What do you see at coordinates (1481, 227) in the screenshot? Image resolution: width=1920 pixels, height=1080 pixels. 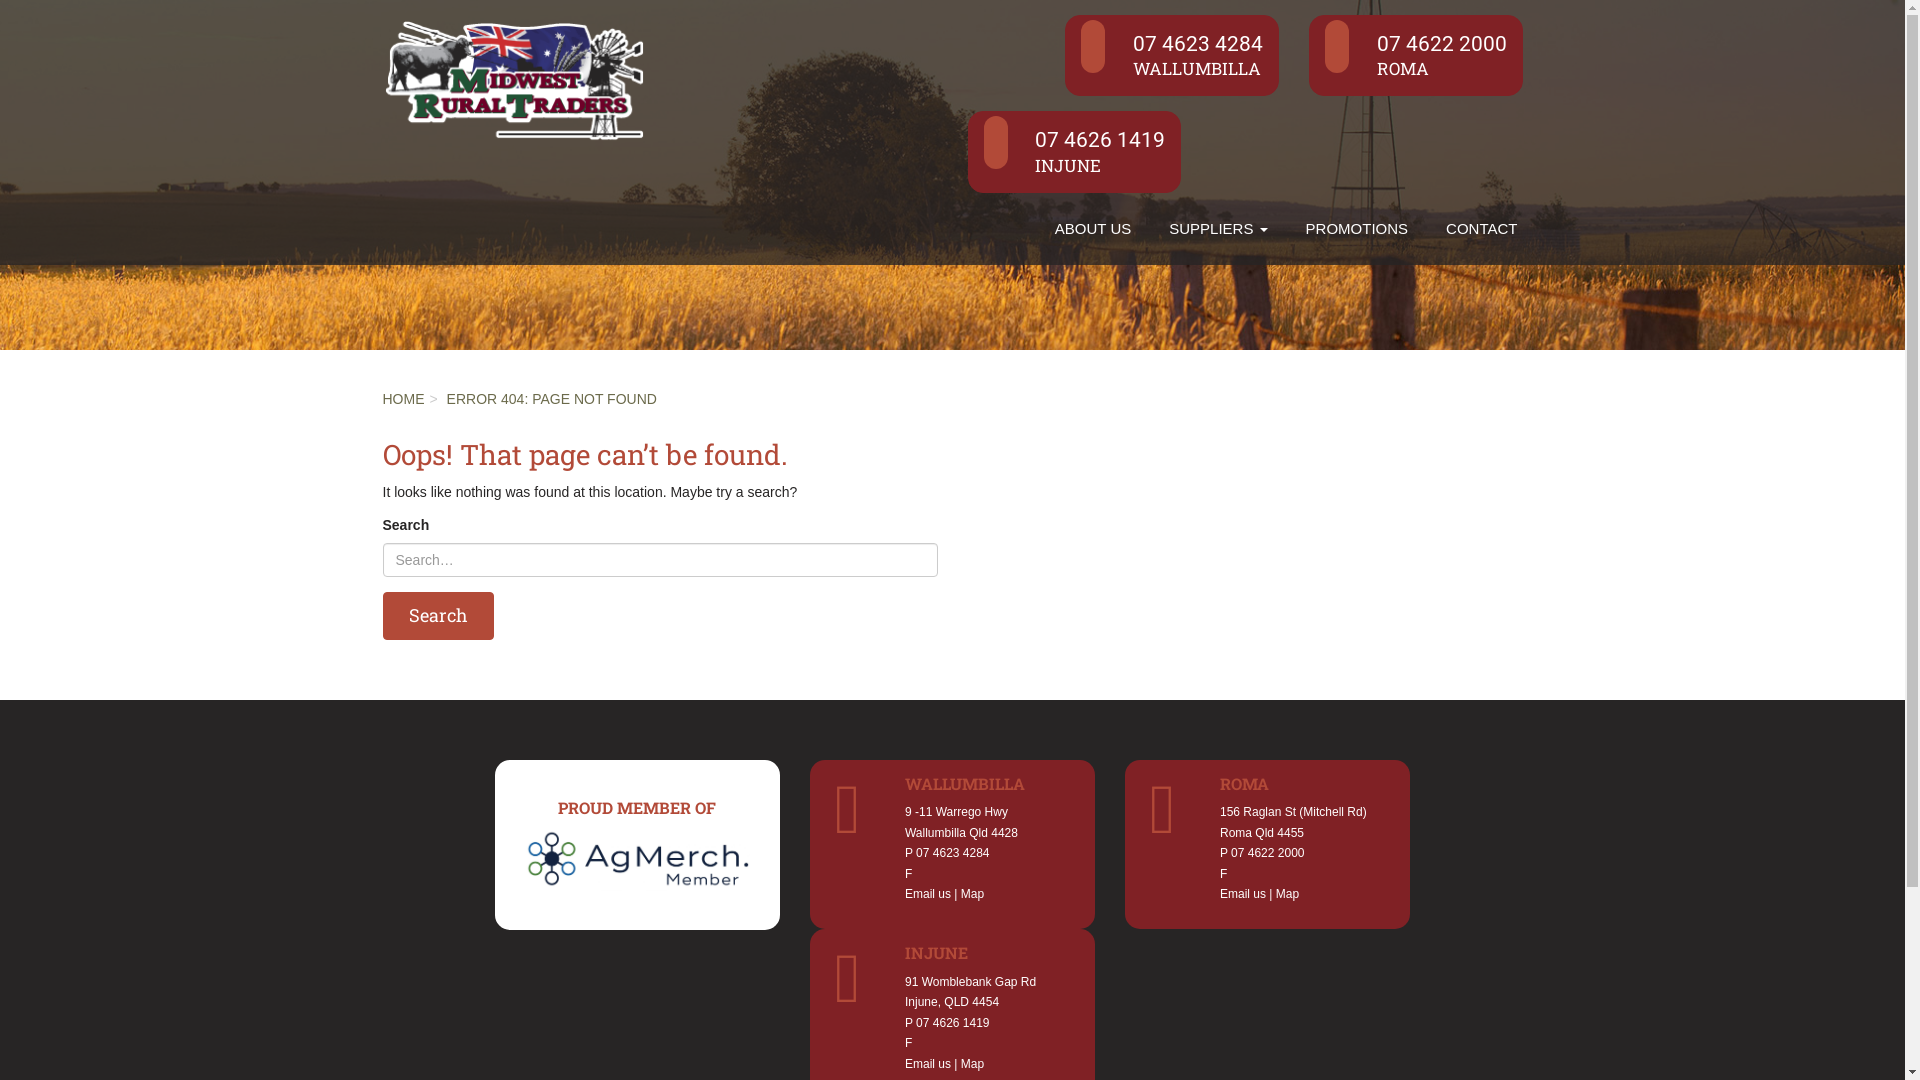 I see `'CONTACT'` at bounding box center [1481, 227].